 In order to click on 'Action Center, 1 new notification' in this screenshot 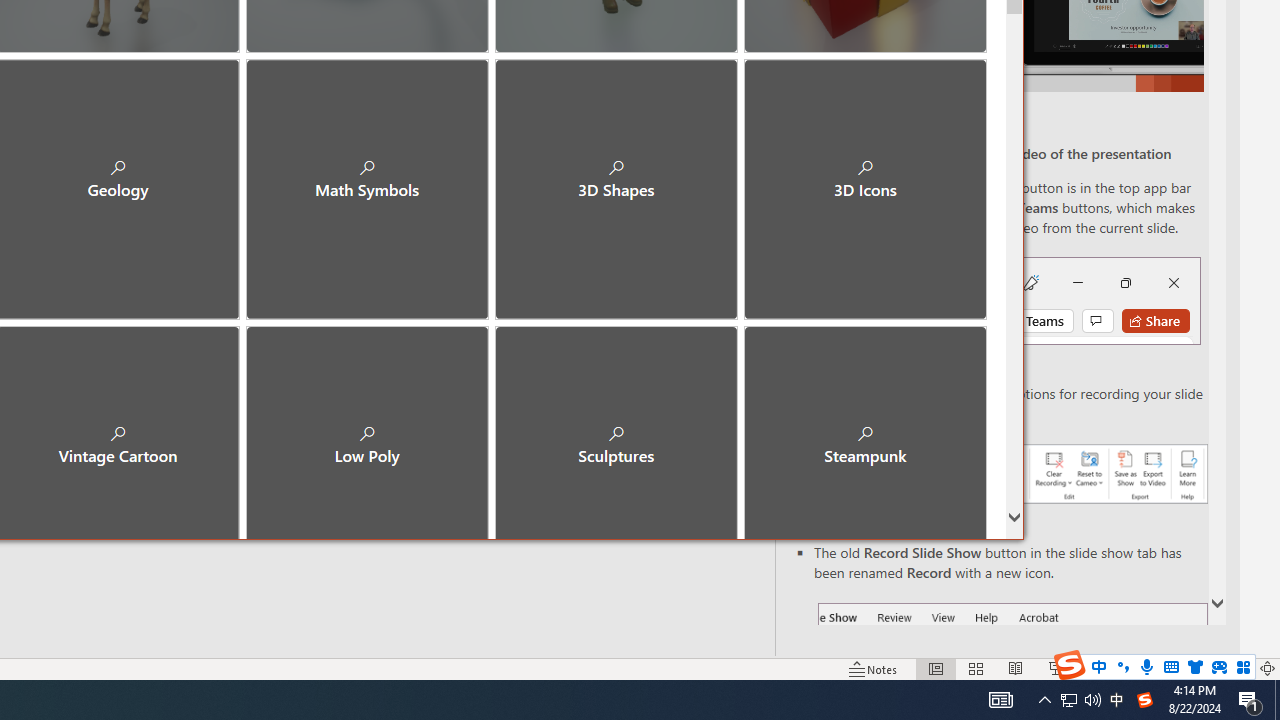, I will do `click(1250, 698)`.